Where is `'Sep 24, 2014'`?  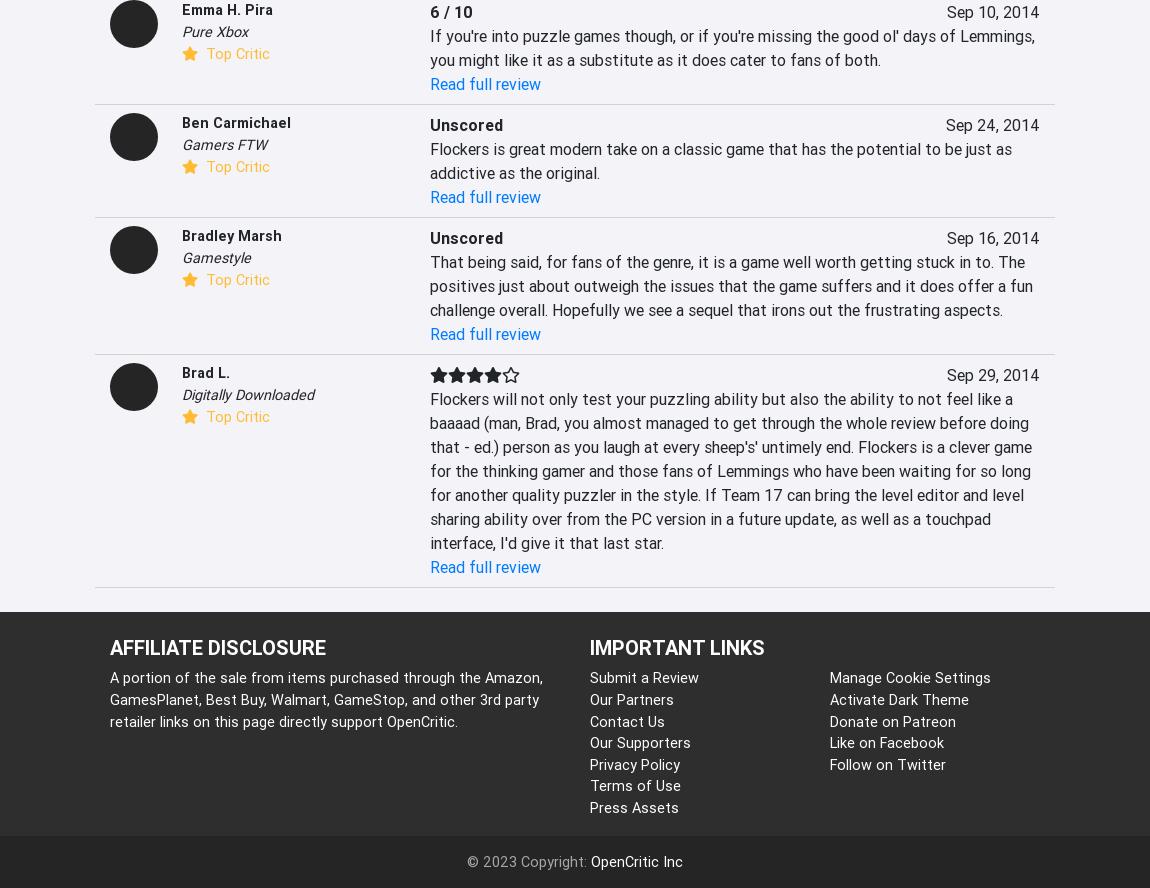
'Sep 24, 2014' is located at coordinates (991, 125).